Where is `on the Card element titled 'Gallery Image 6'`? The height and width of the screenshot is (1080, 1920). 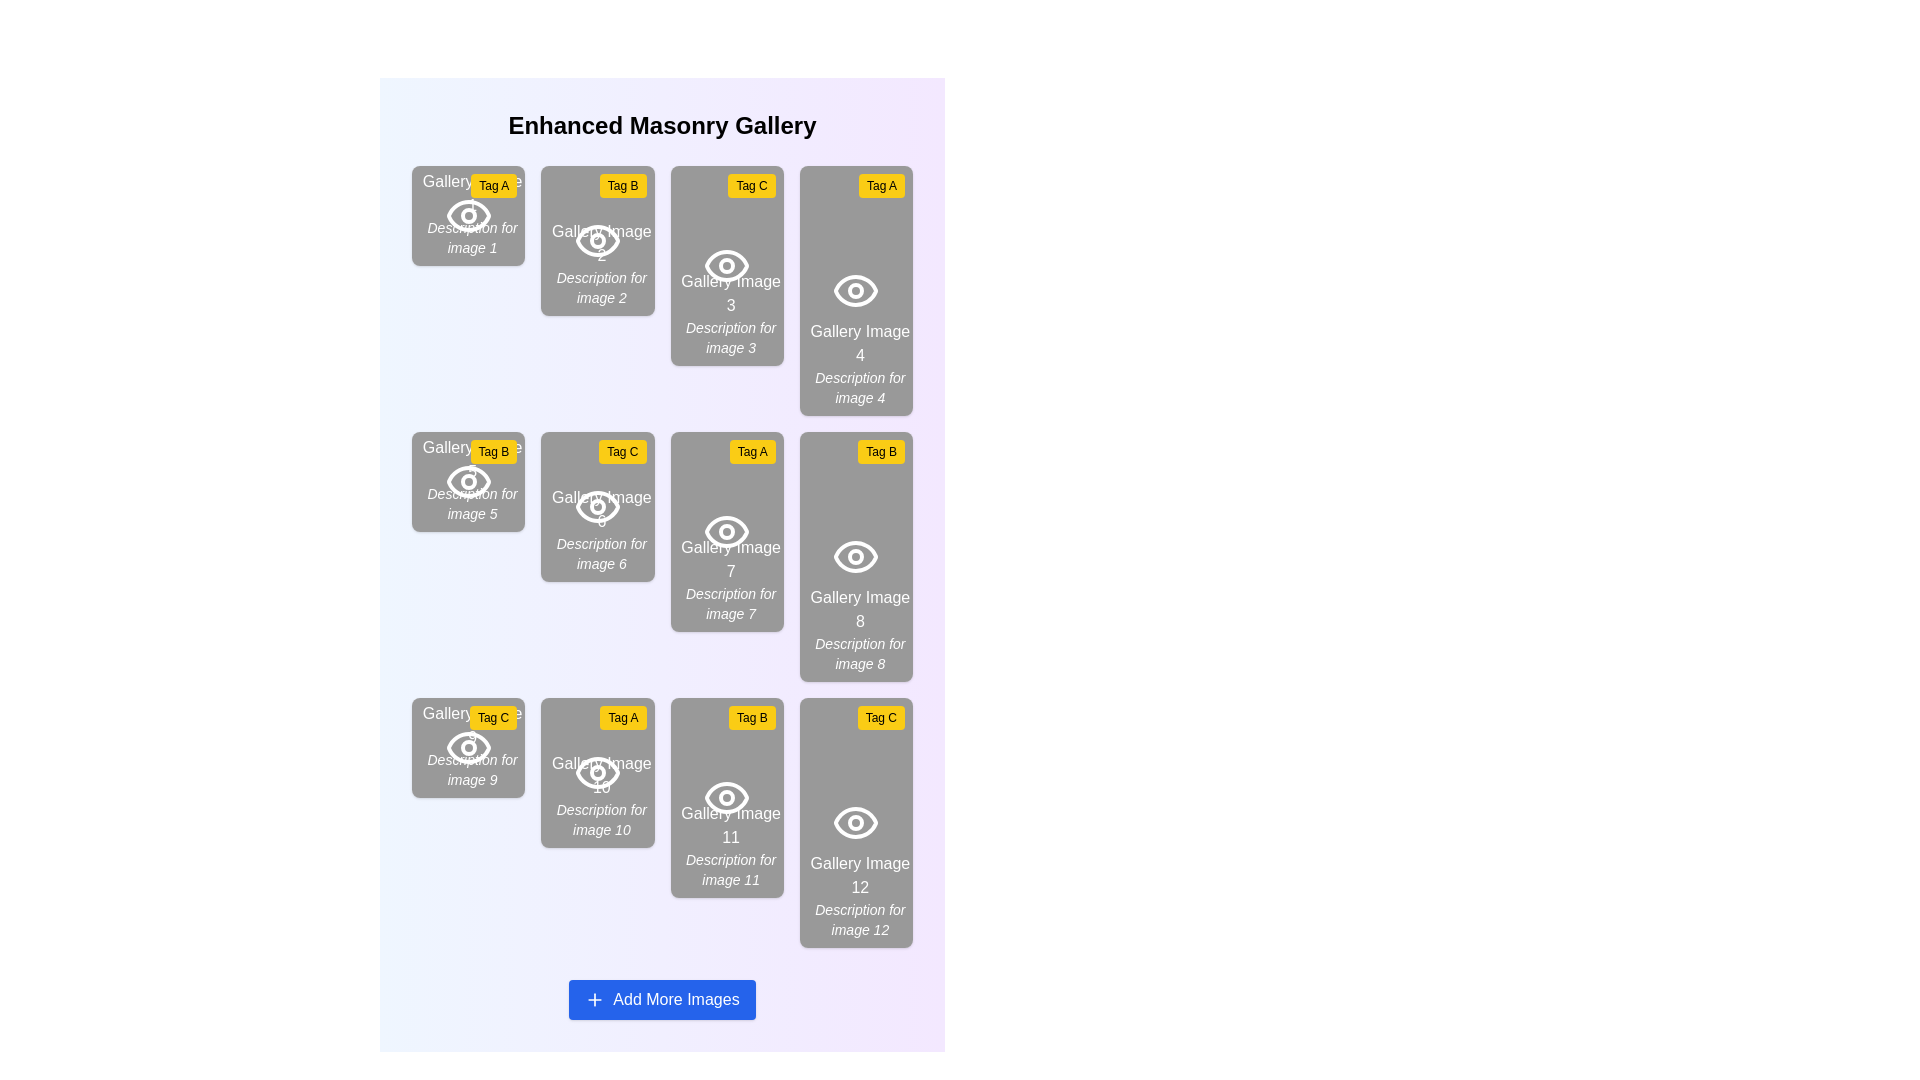
on the Card element titled 'Gallery Image 6' is located at coordinates (596, 505).